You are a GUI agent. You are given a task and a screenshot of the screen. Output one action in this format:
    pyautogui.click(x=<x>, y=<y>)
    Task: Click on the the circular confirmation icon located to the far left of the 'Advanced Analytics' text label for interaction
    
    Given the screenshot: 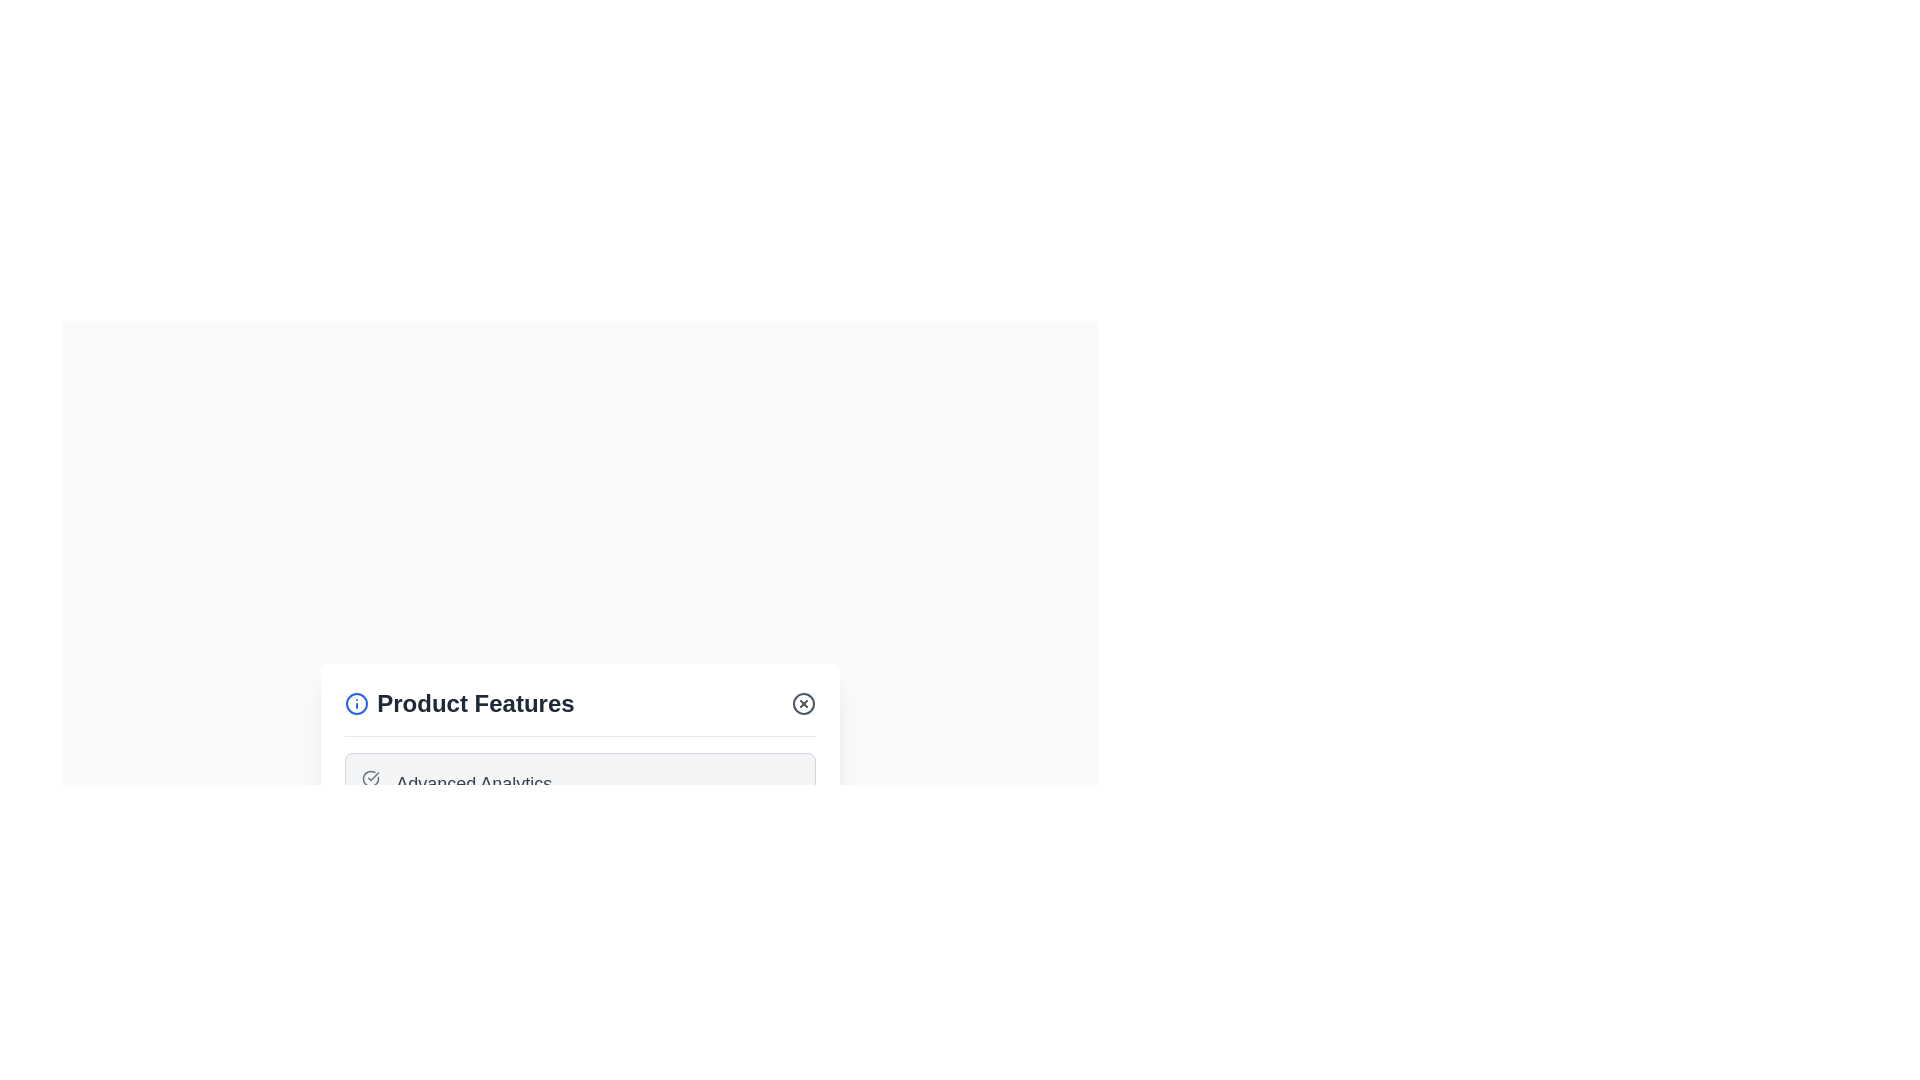 What is the action you would take?
    pyautogui.click(x=371, y=777)
    